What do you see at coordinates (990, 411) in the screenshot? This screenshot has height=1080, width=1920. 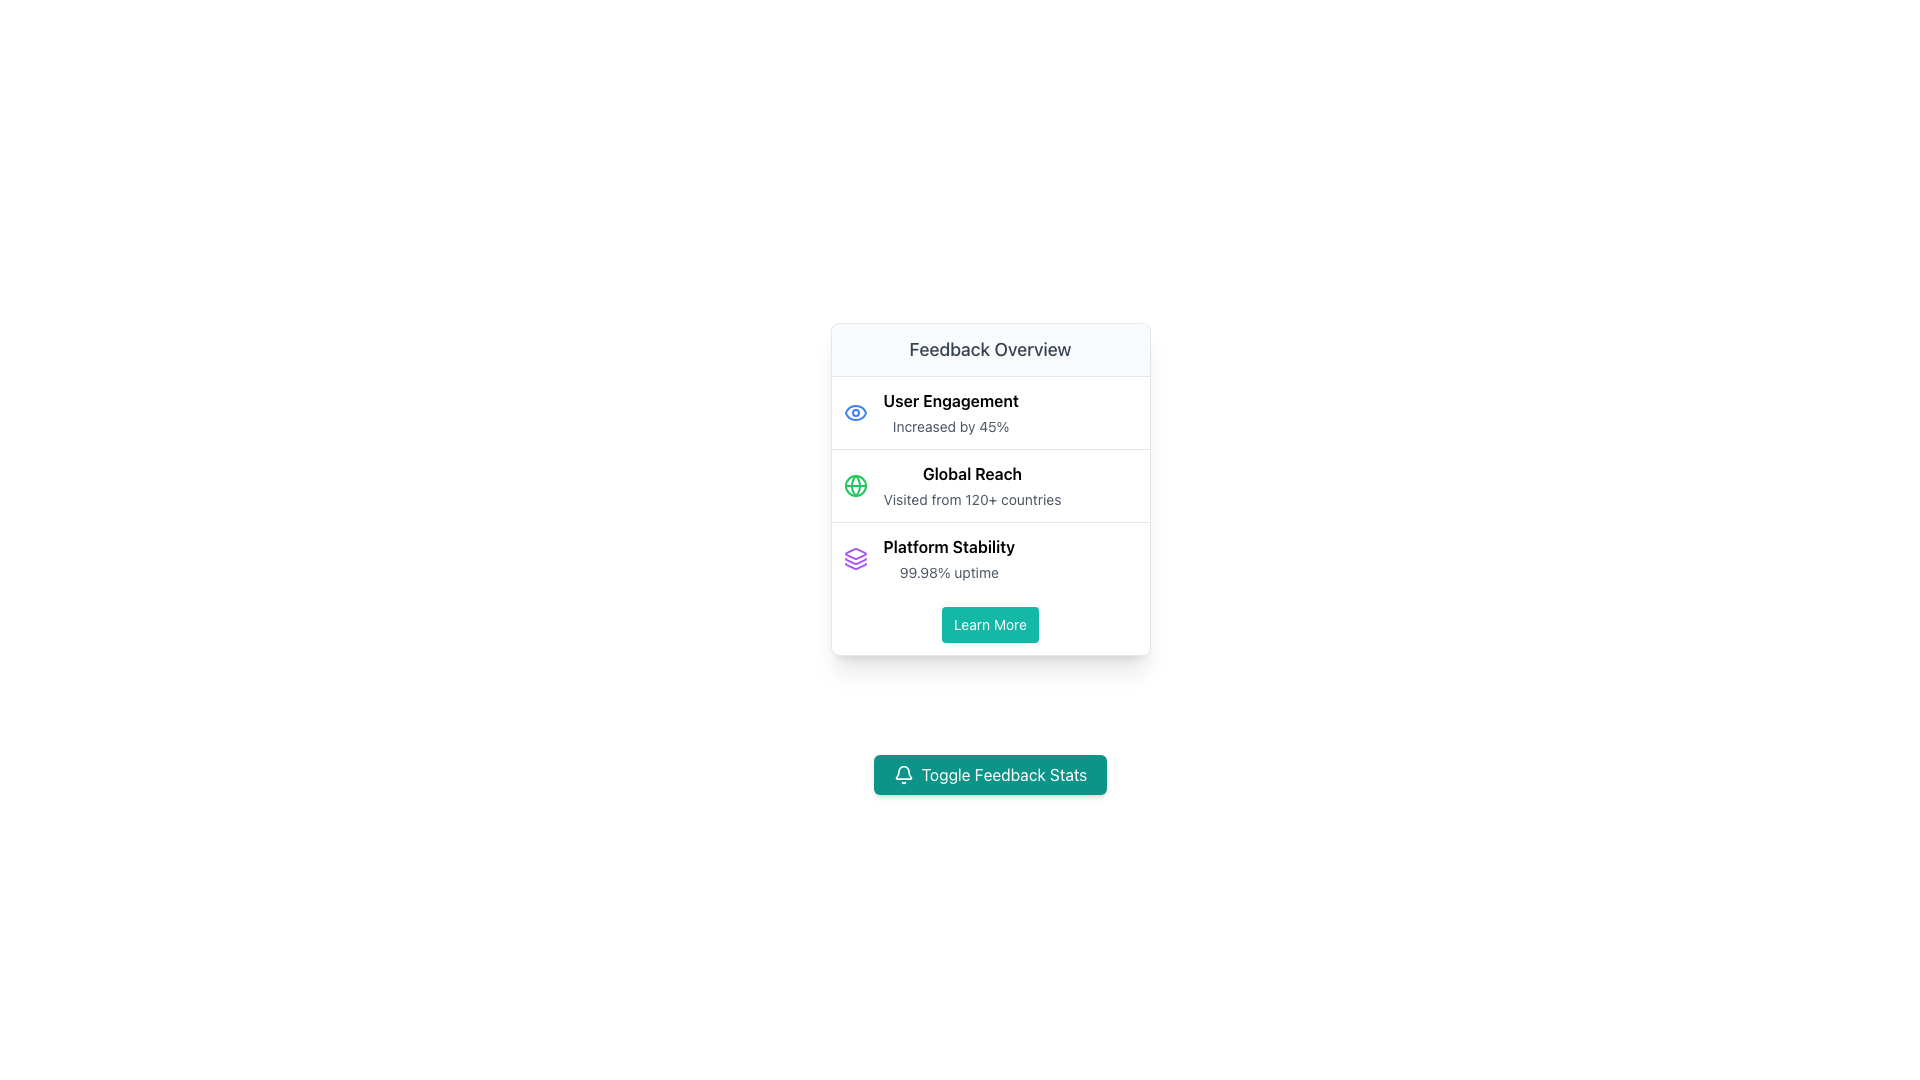 I see `the Text and icon informational display that shows a 45% increase in user engagement, located directly below the 'Feedback Overview' title` at bounding box center [990, 411].